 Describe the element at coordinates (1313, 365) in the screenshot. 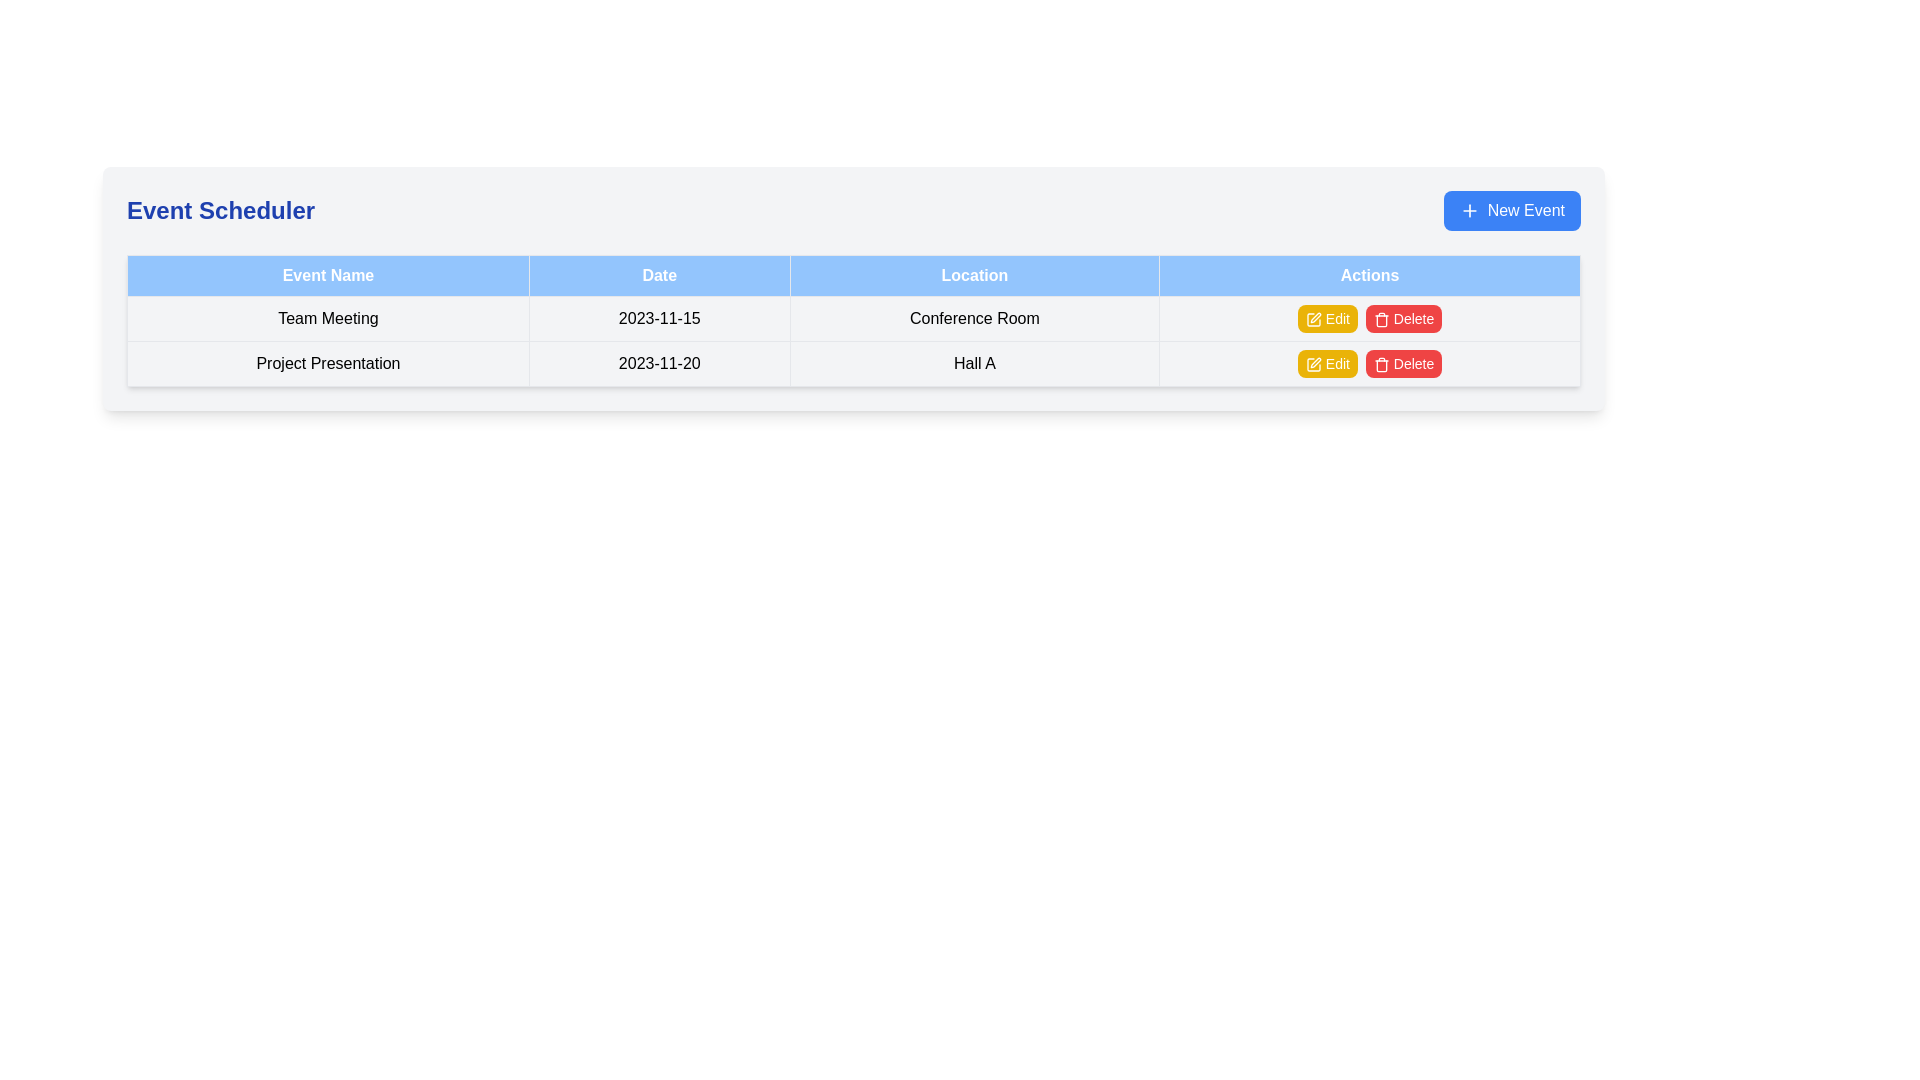

I see `the yellow 'Edit' button containing the pen icon in the 'Actions' column of the second row` at that location.